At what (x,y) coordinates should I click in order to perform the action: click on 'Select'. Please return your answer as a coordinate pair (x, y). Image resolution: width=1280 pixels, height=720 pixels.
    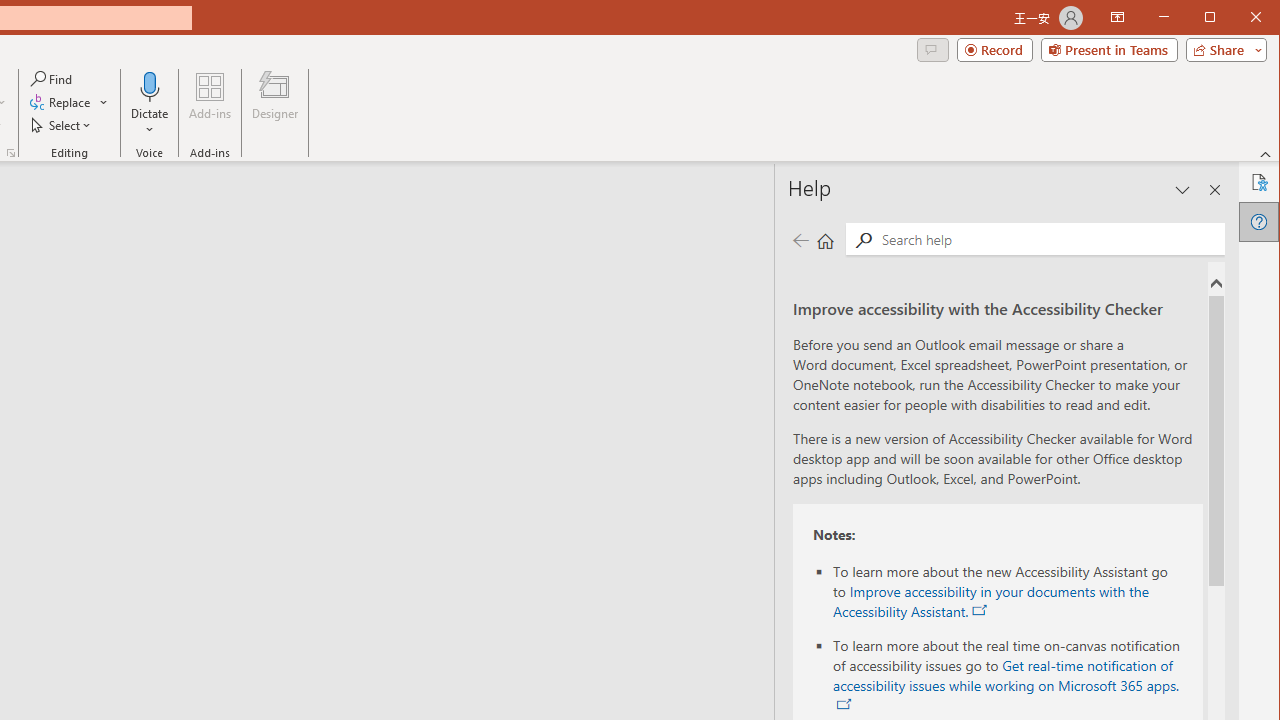
    Looking at the image, I should click on (62, 125).